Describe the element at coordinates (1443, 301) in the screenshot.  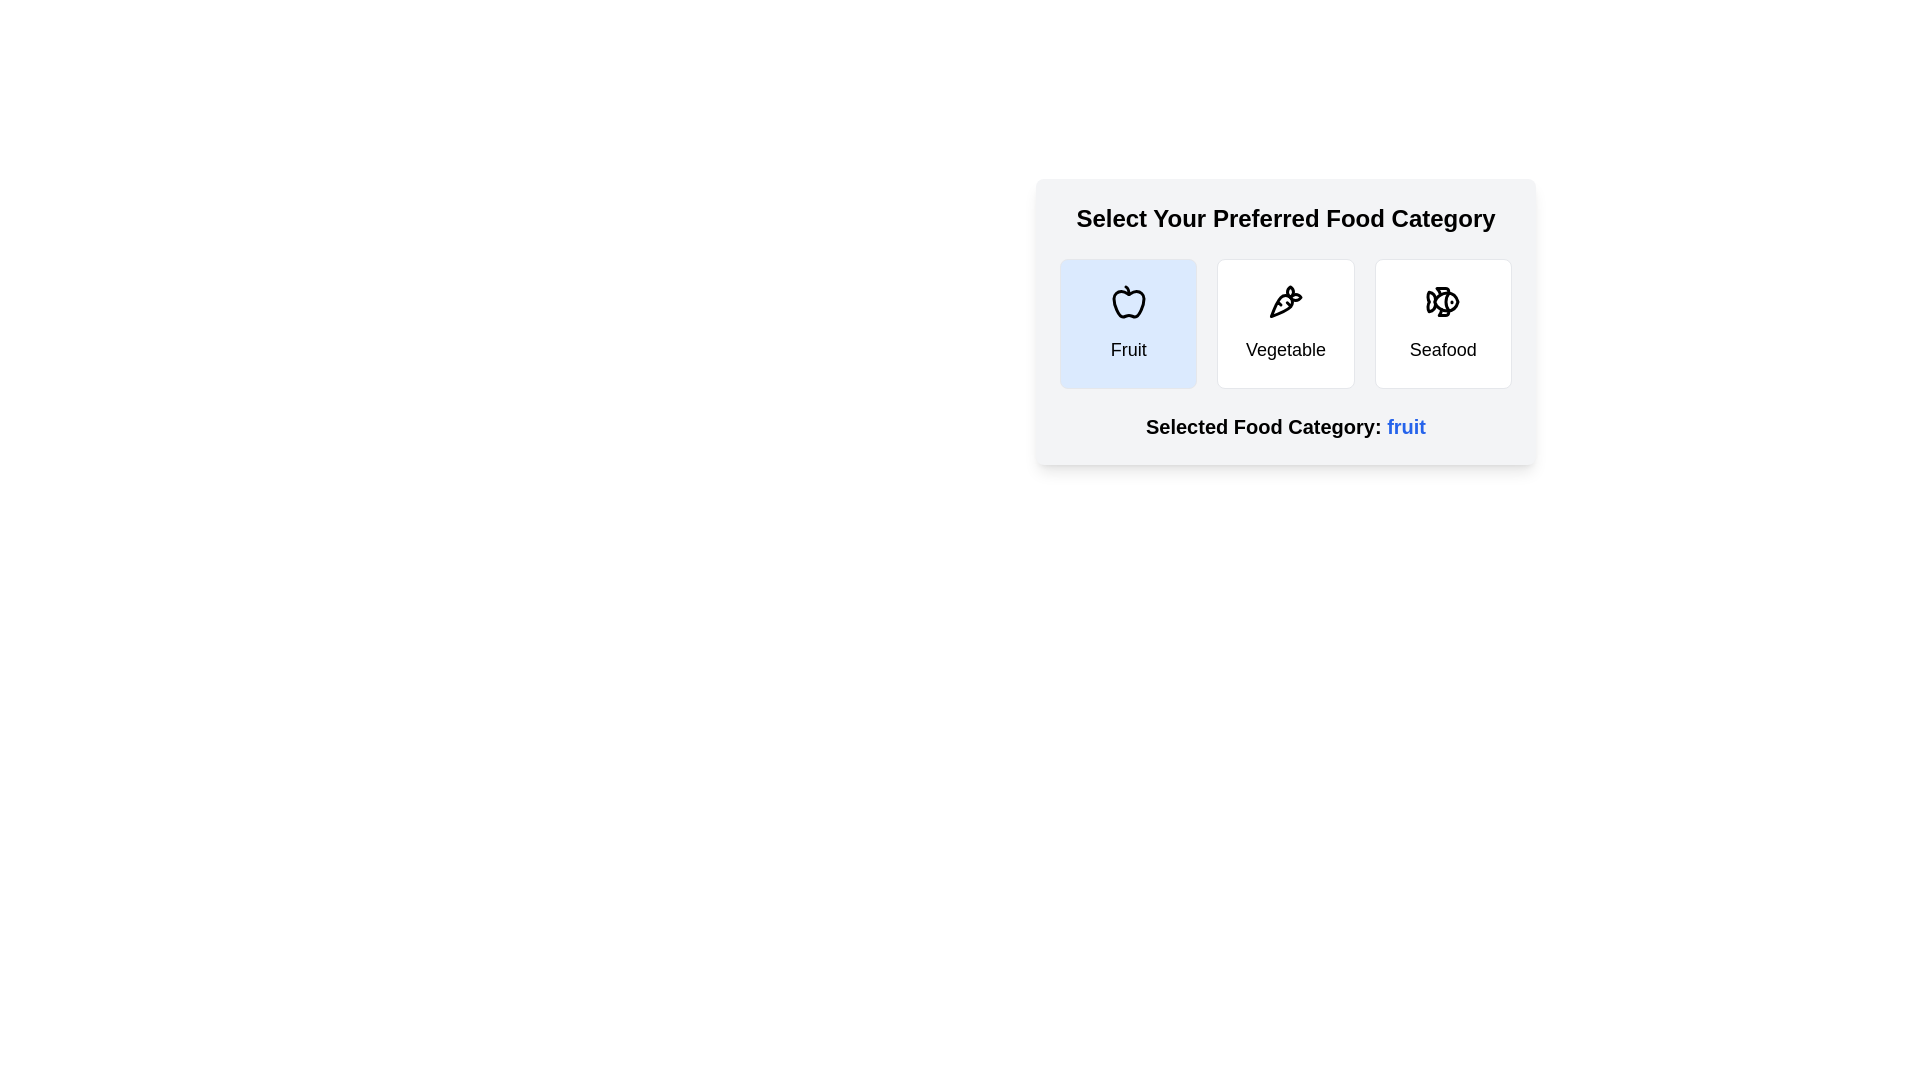
I see `the Seafood icon, which is represented by a fish icon located at the center of the box labeled 'Seafood', the third option in a horizontal row` at that location.